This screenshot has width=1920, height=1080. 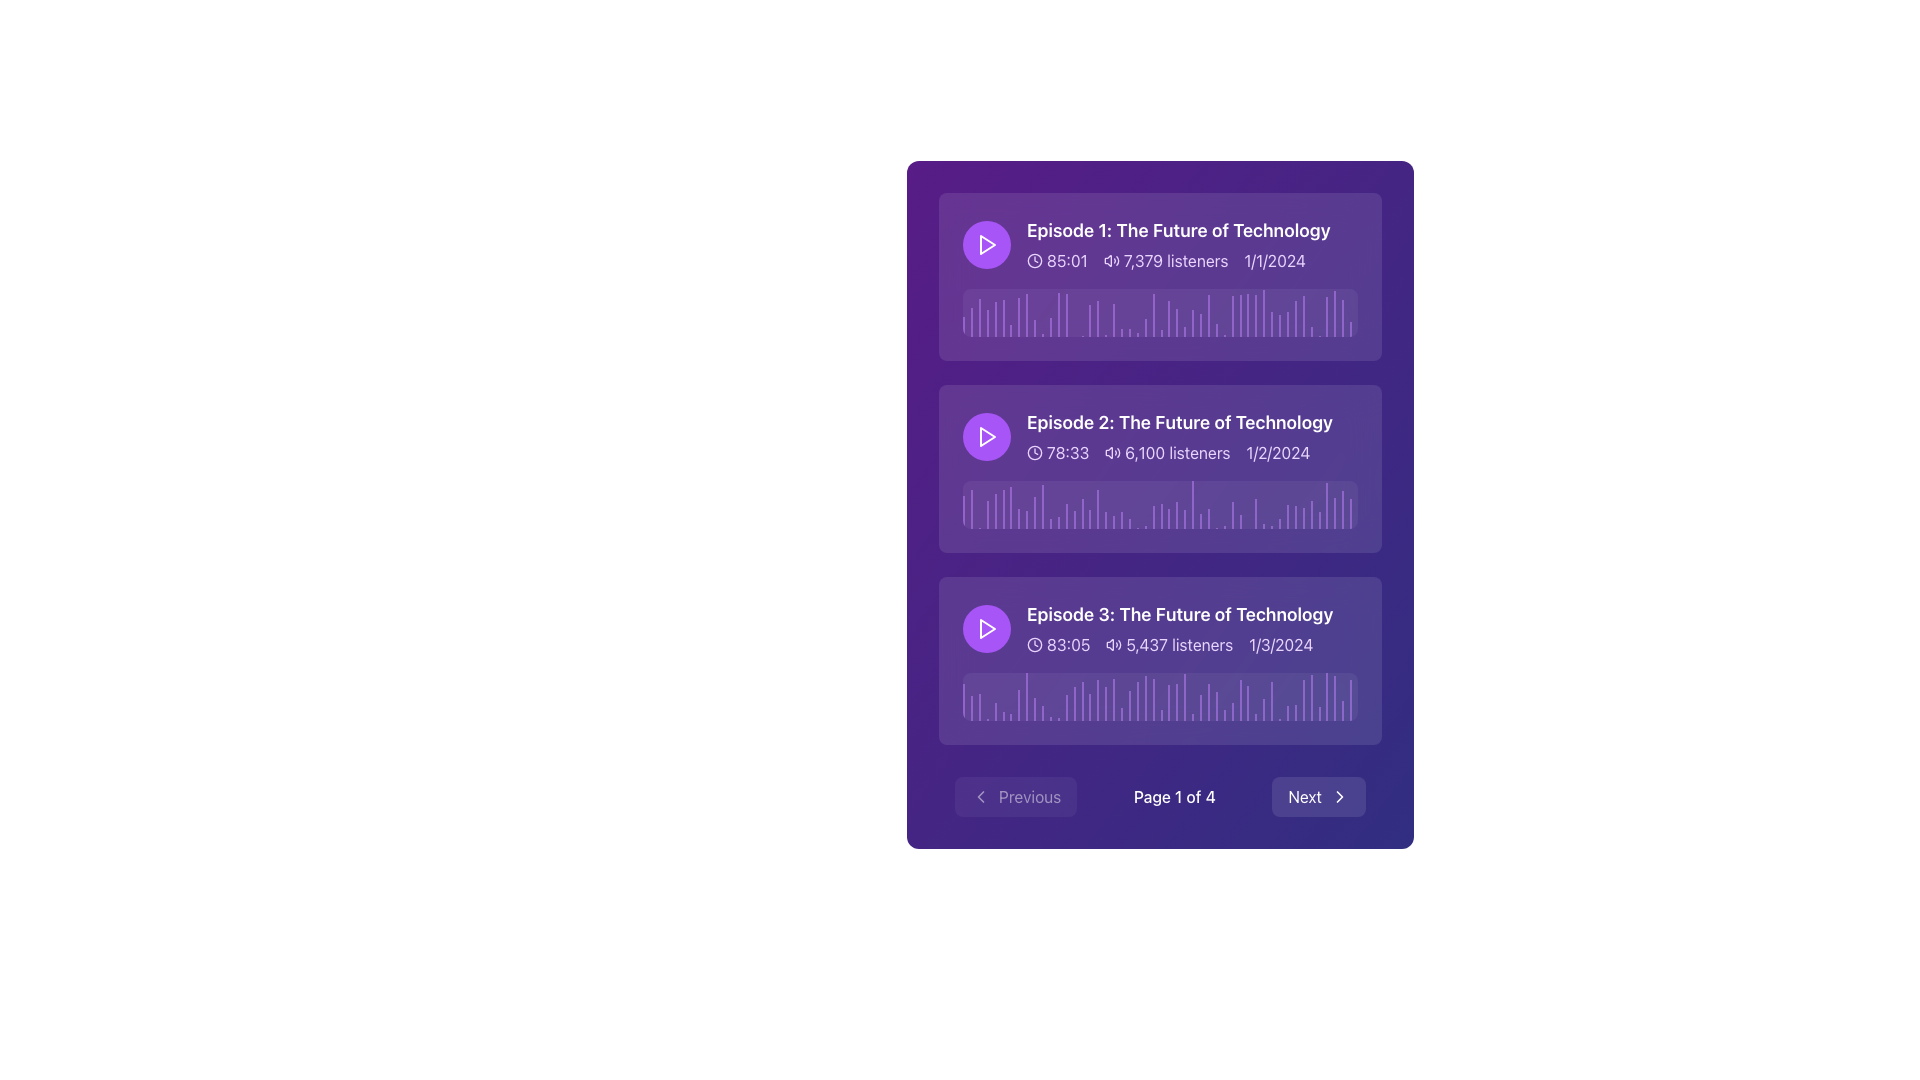 What do you see at coordinates (987, 322) in the screenshot?
I see `the vertical purple progress indicator located within the audio progress bar of the first episode card, which fills approximately 55.47% of the vertical space and is the fourth indicator from the left` at bounding box center [987, 322].